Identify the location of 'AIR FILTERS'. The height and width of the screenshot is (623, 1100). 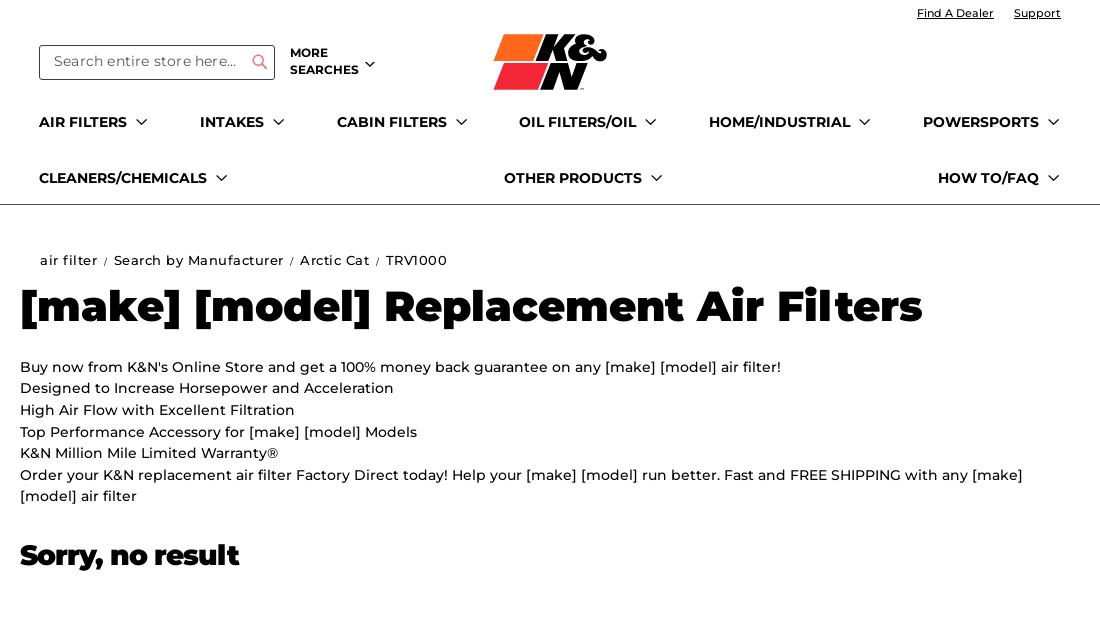
(83, 120).